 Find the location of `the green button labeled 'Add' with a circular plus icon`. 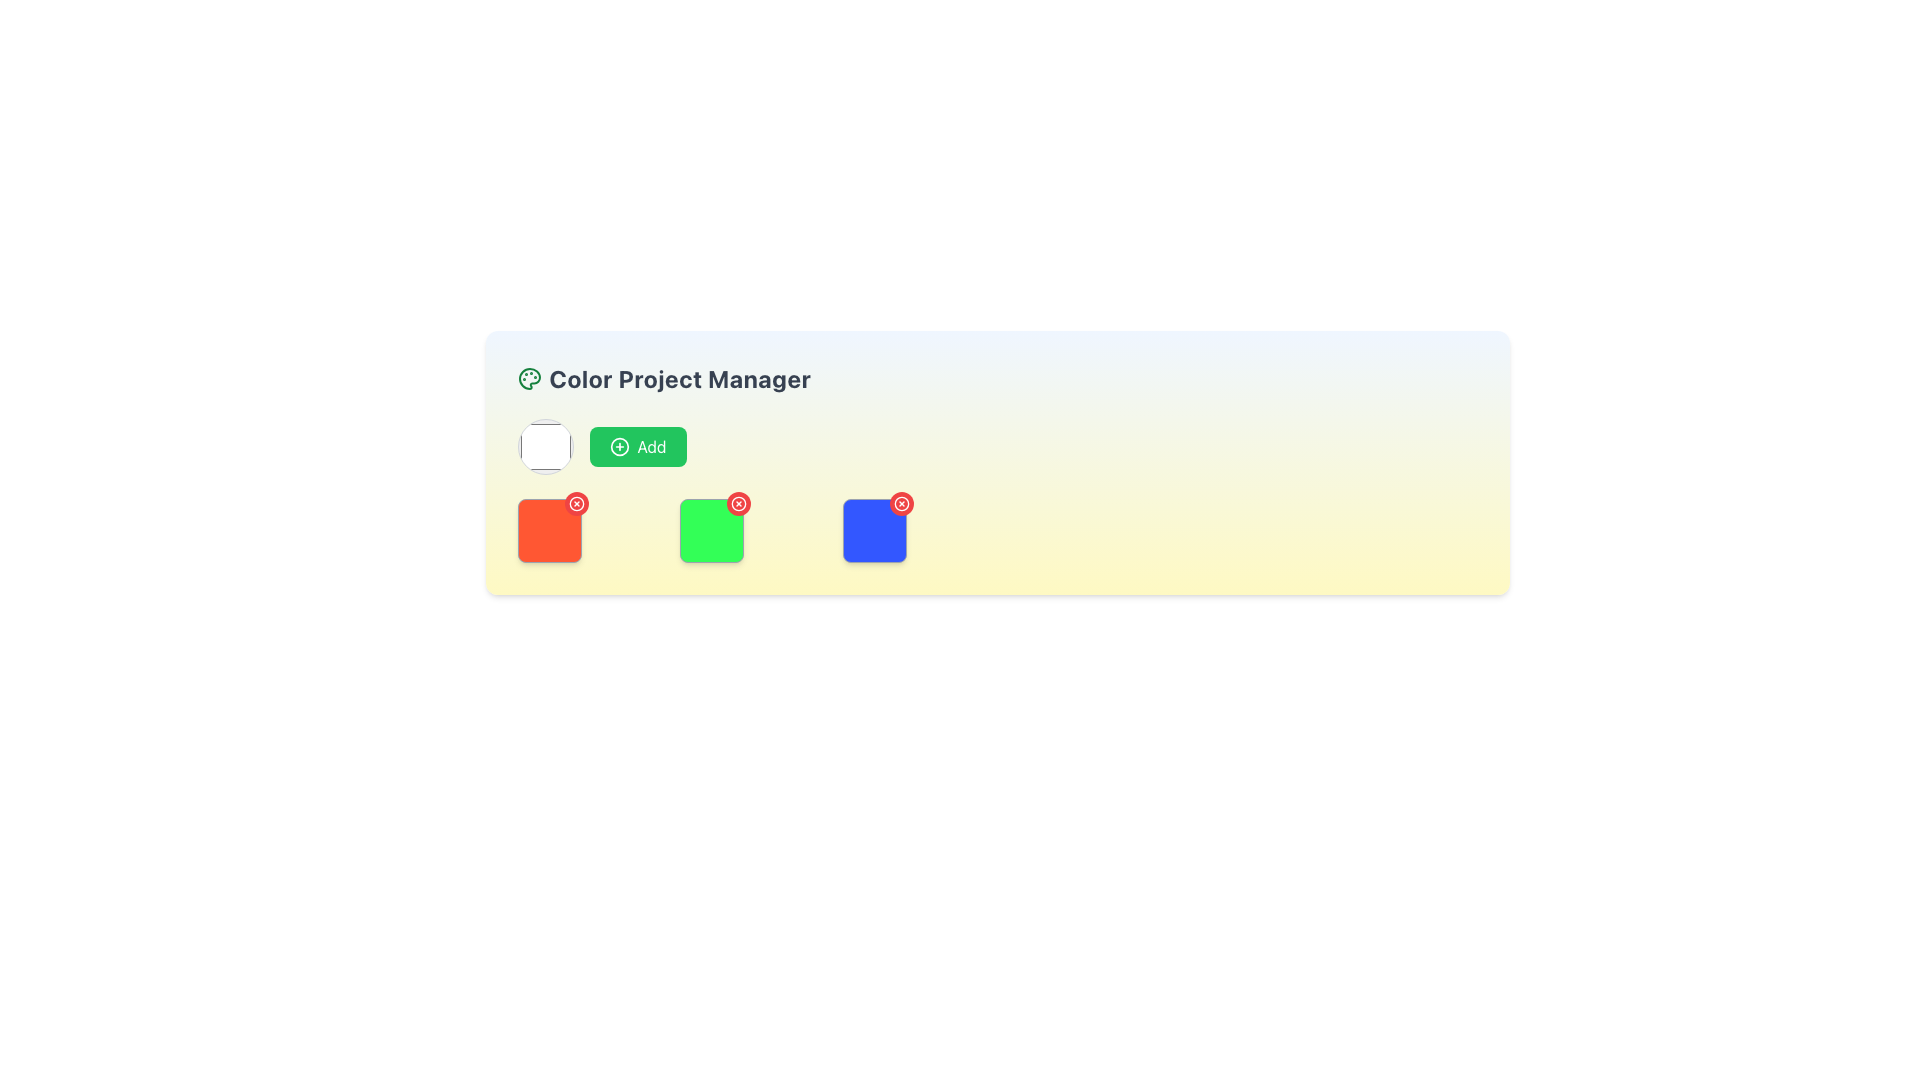

the green button labeled 'Add' with a circular plus icon is located at coordinates (637, 446).